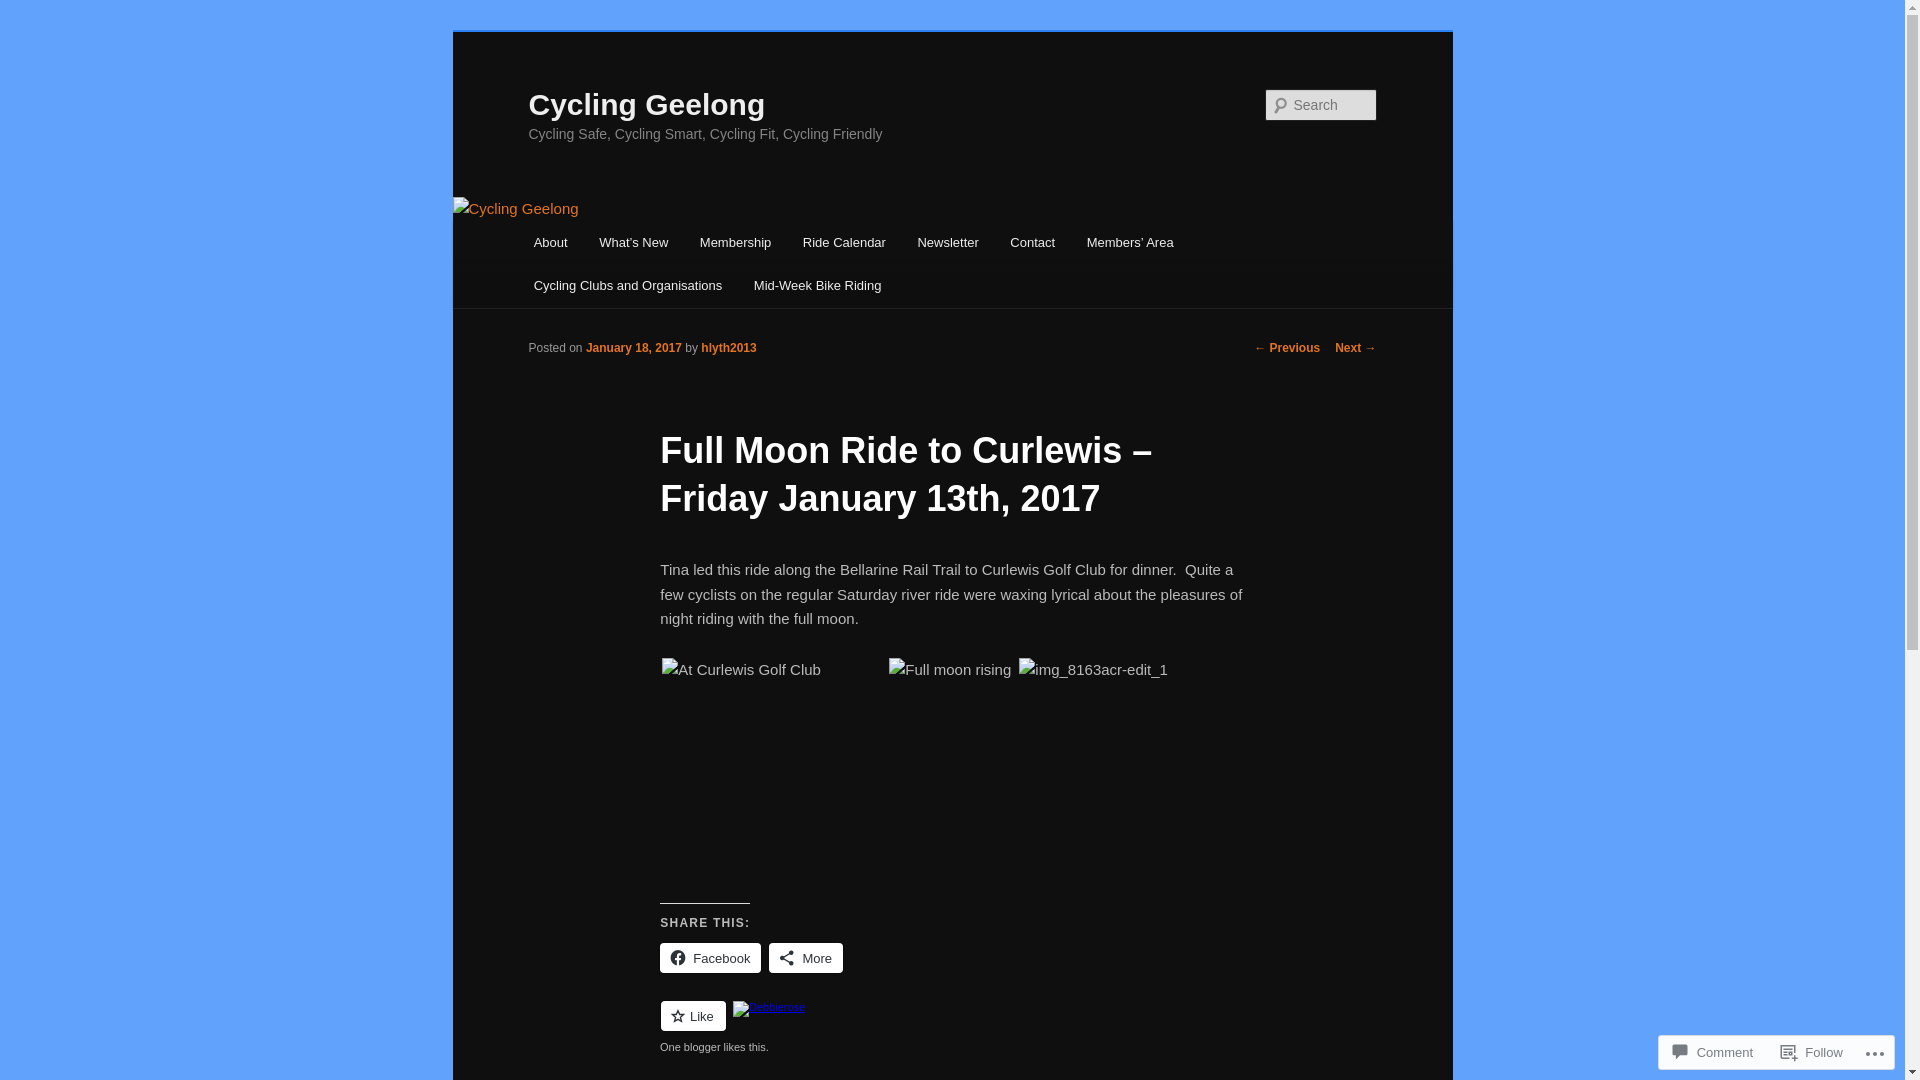  What do you see at coordinates (550, 241) in the screenshot?
I see `'About'` at bounding box center [550, 241].